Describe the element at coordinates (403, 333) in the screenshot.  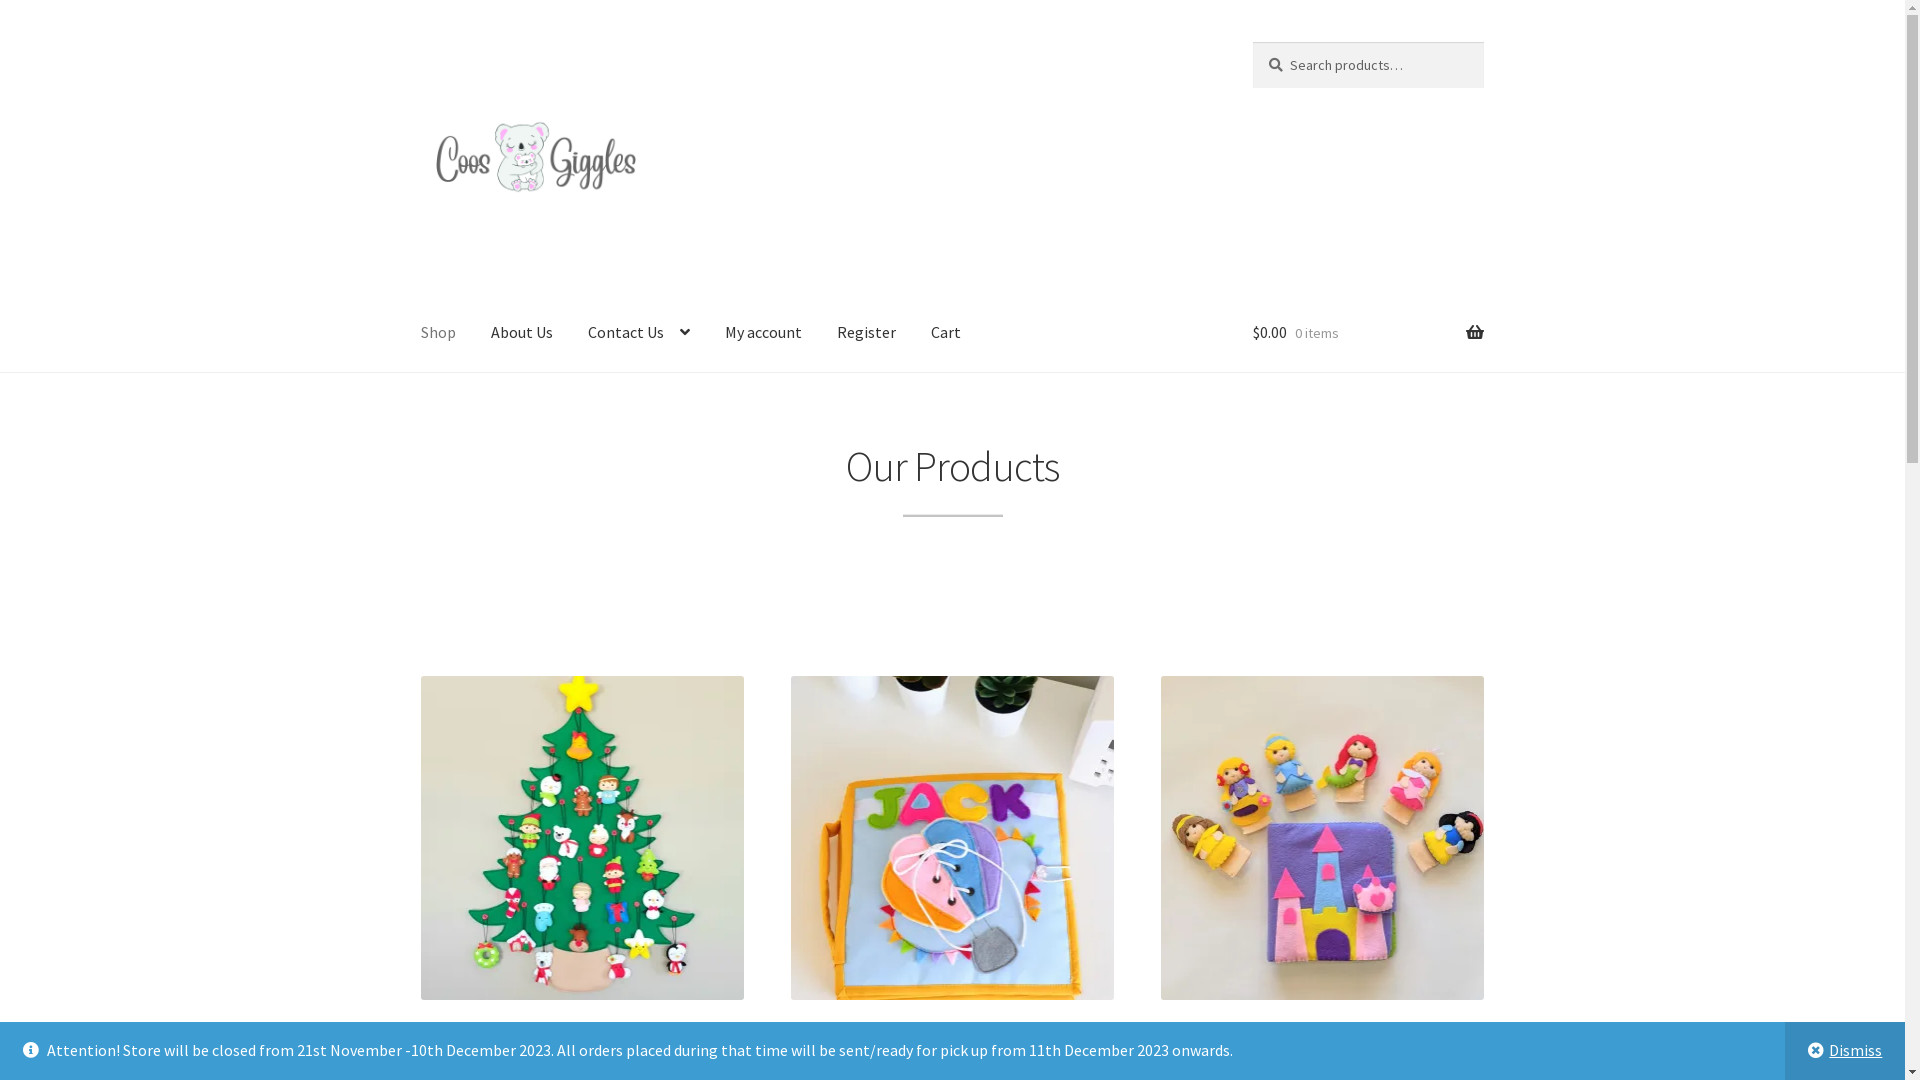
I see `'Shop'` at that location.